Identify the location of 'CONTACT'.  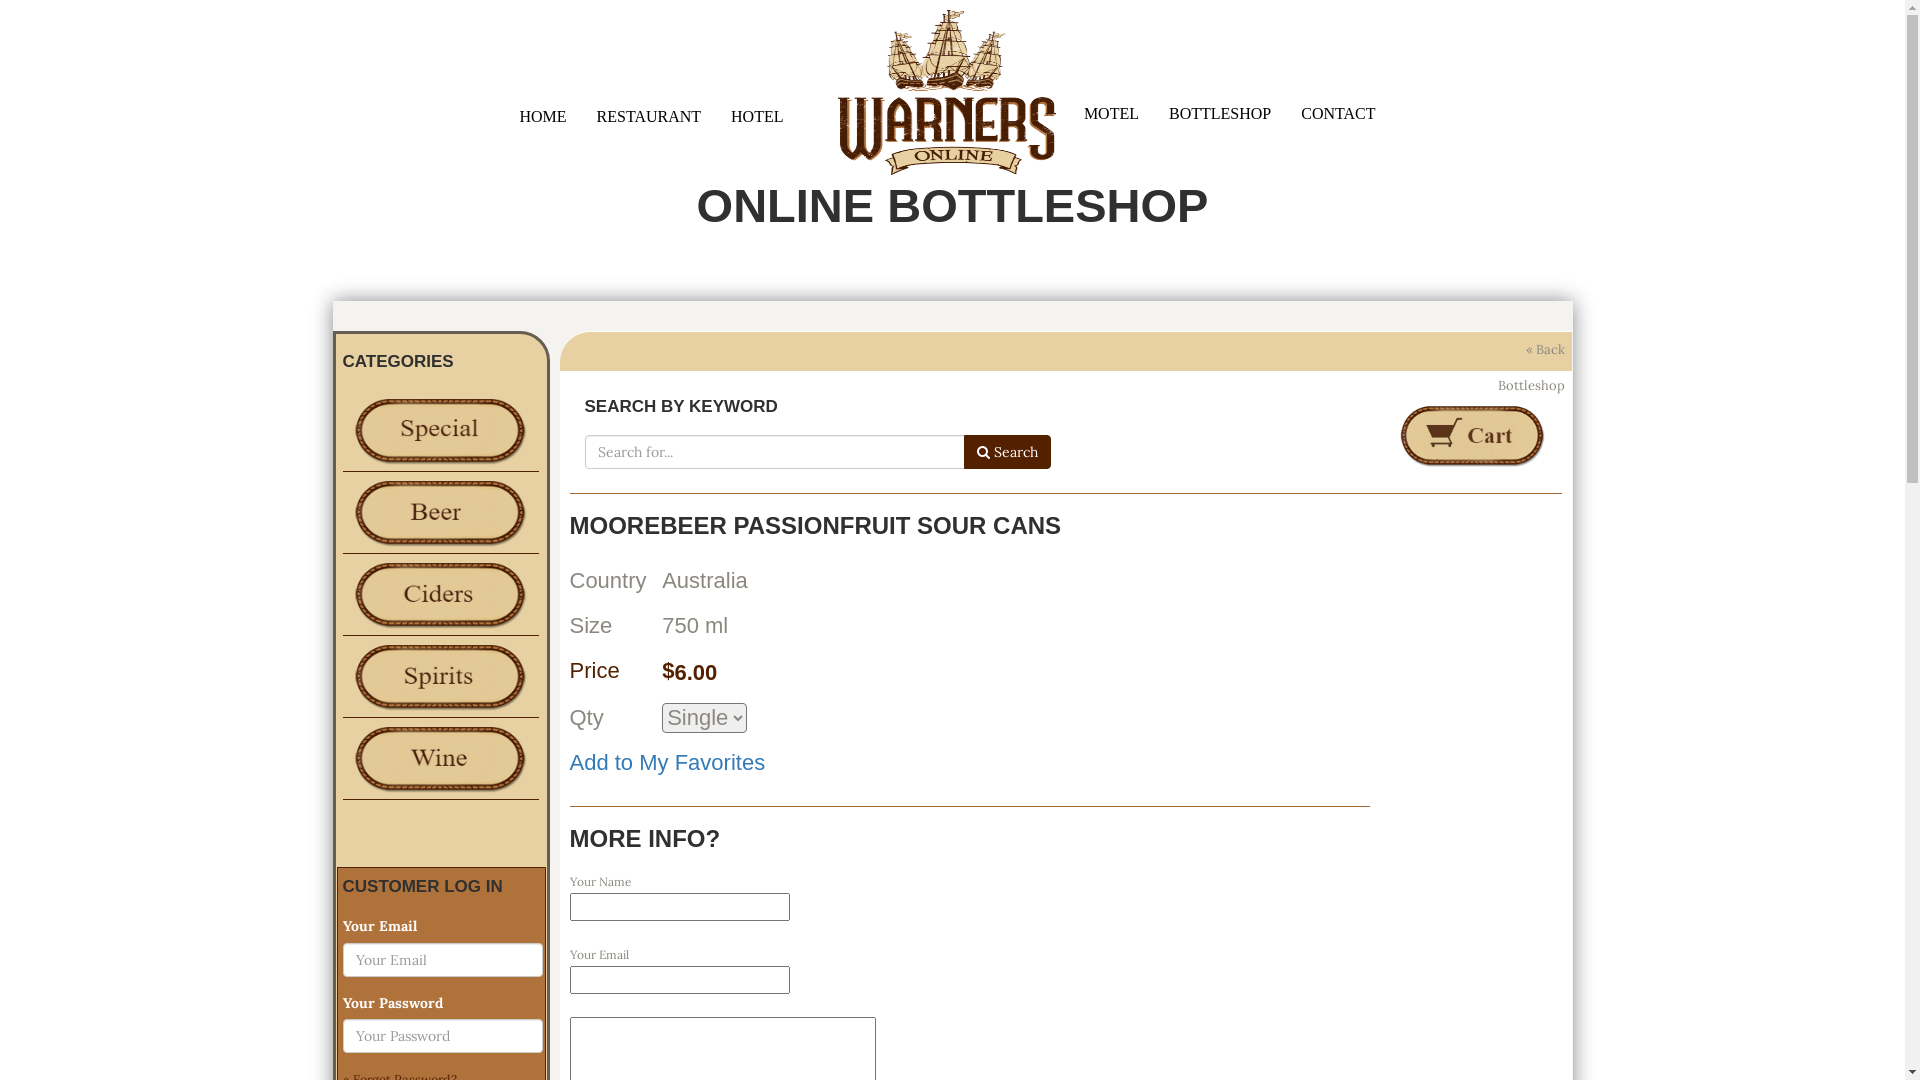
(1338, 112).